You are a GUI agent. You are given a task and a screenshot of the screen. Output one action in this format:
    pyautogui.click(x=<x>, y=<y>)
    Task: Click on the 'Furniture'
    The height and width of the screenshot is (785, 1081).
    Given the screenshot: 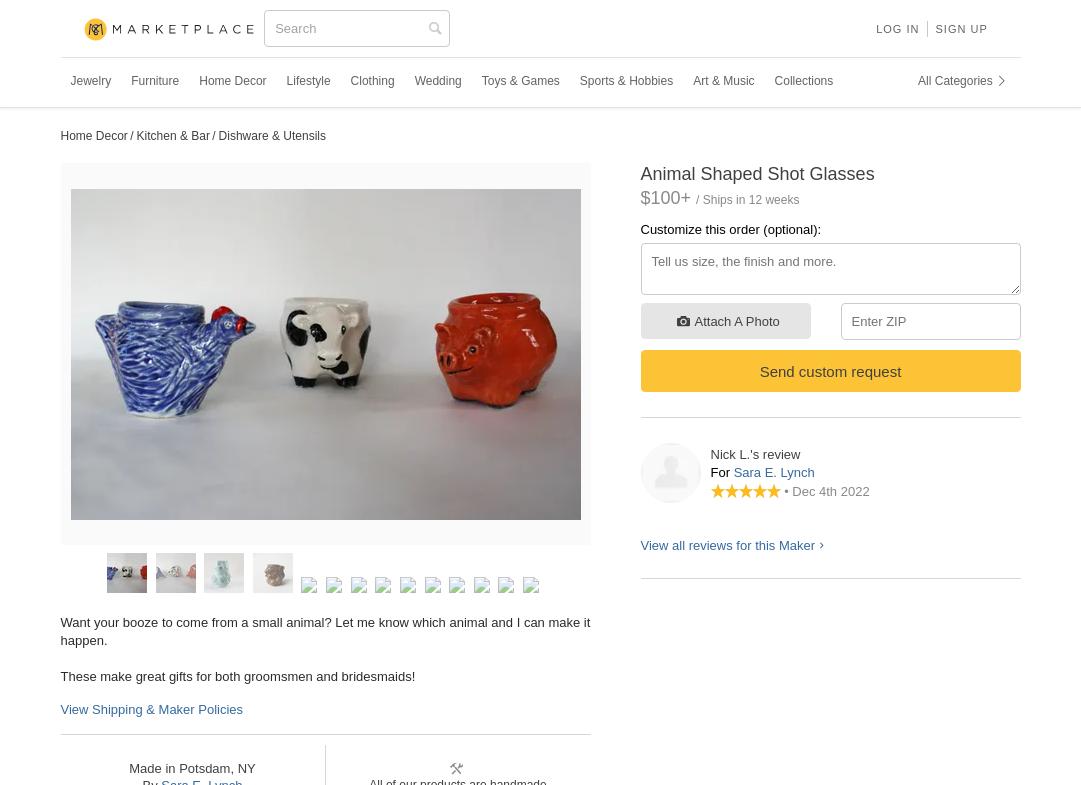 What is the action you would take?
    pyautogui.click(x=154, y=80)
    